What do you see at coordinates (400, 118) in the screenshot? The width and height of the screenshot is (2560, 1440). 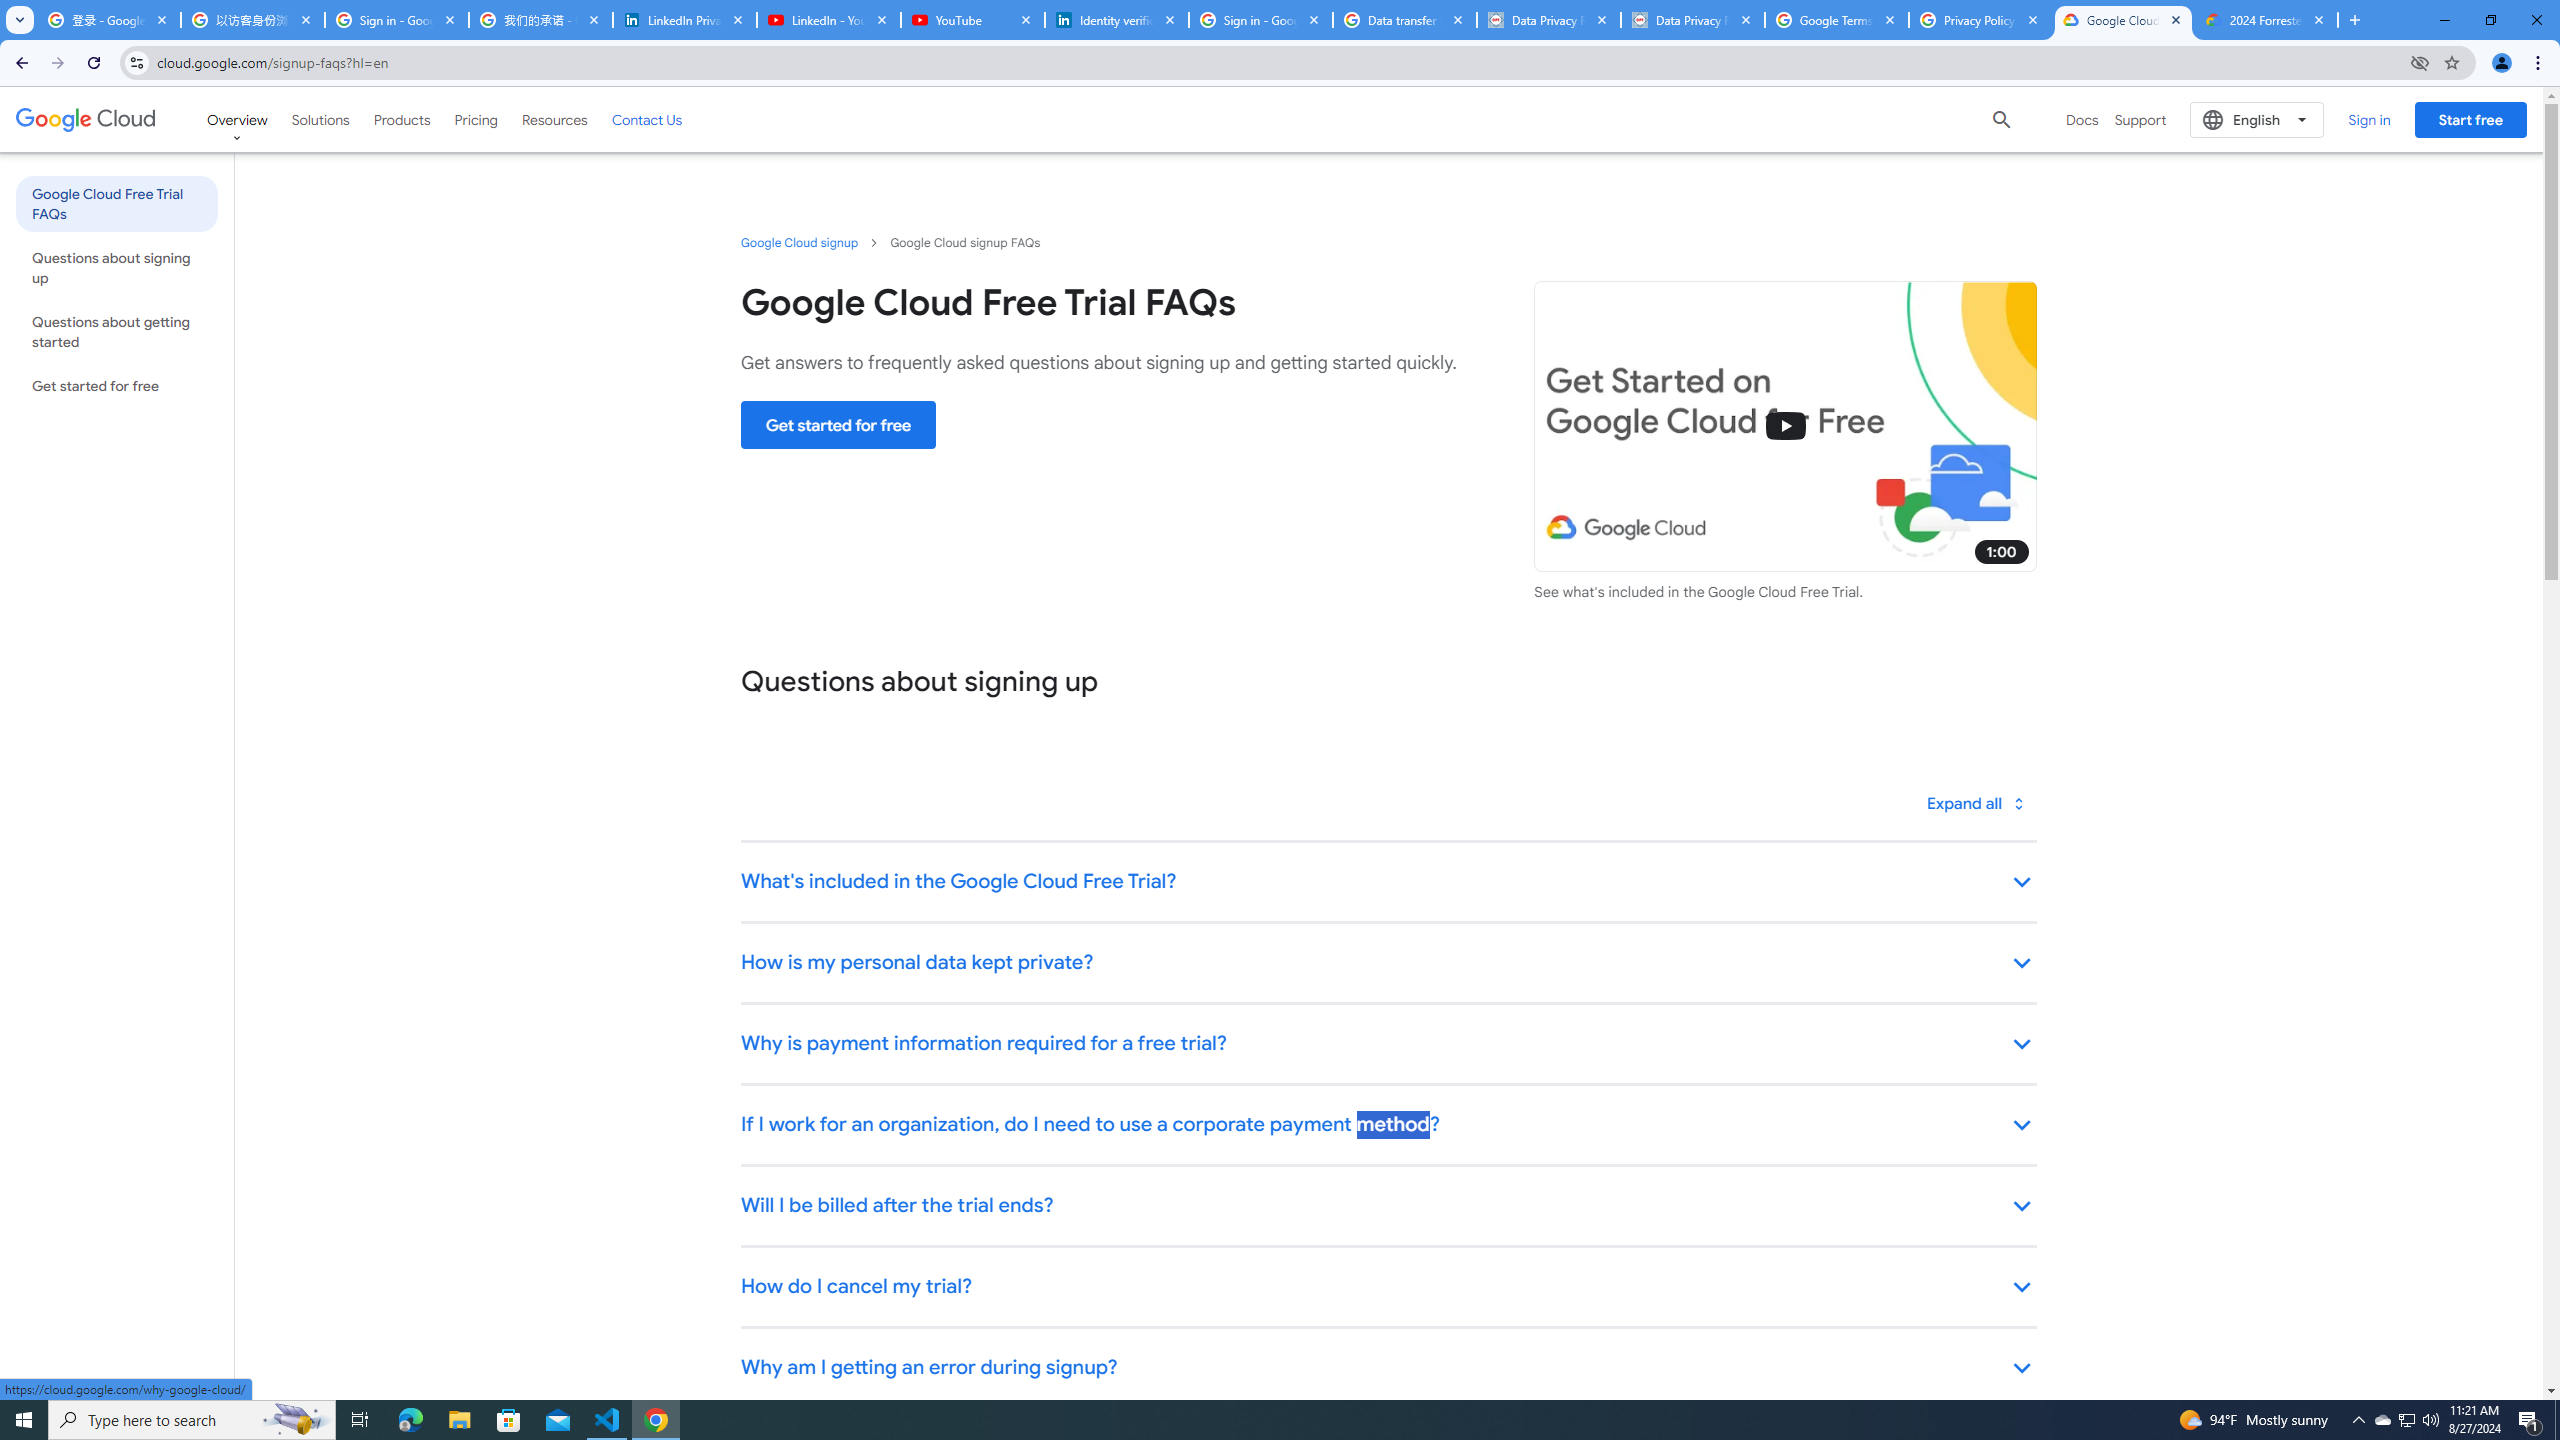 I see `'Products'` at bounding box center [400, 118].